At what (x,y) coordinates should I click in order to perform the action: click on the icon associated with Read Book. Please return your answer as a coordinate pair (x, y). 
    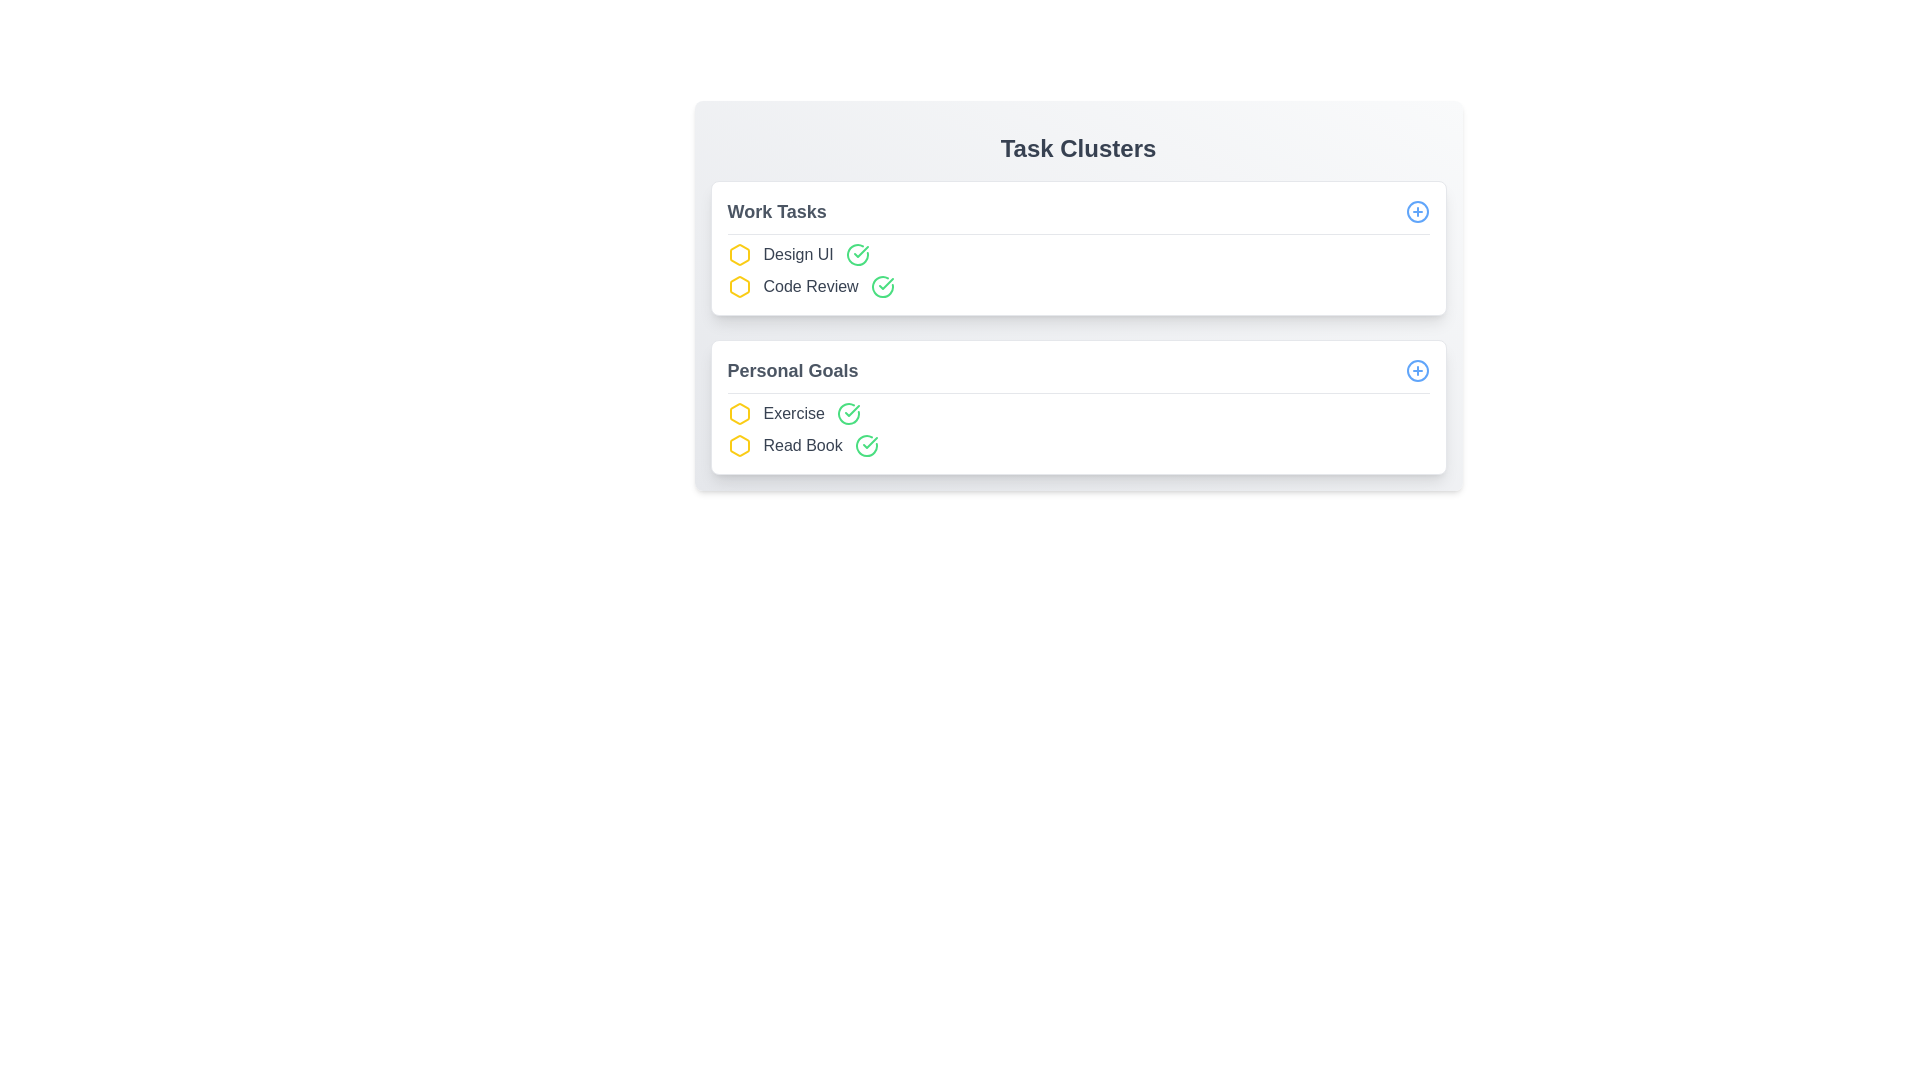
    Looking at the image, I should click on (738, 445).